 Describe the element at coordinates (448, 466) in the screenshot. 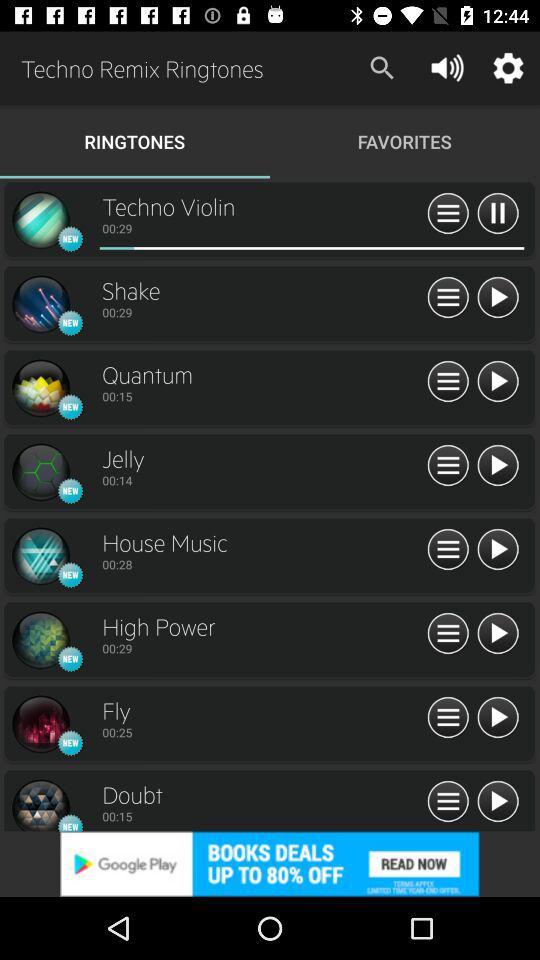

I see `information view option` at that location.